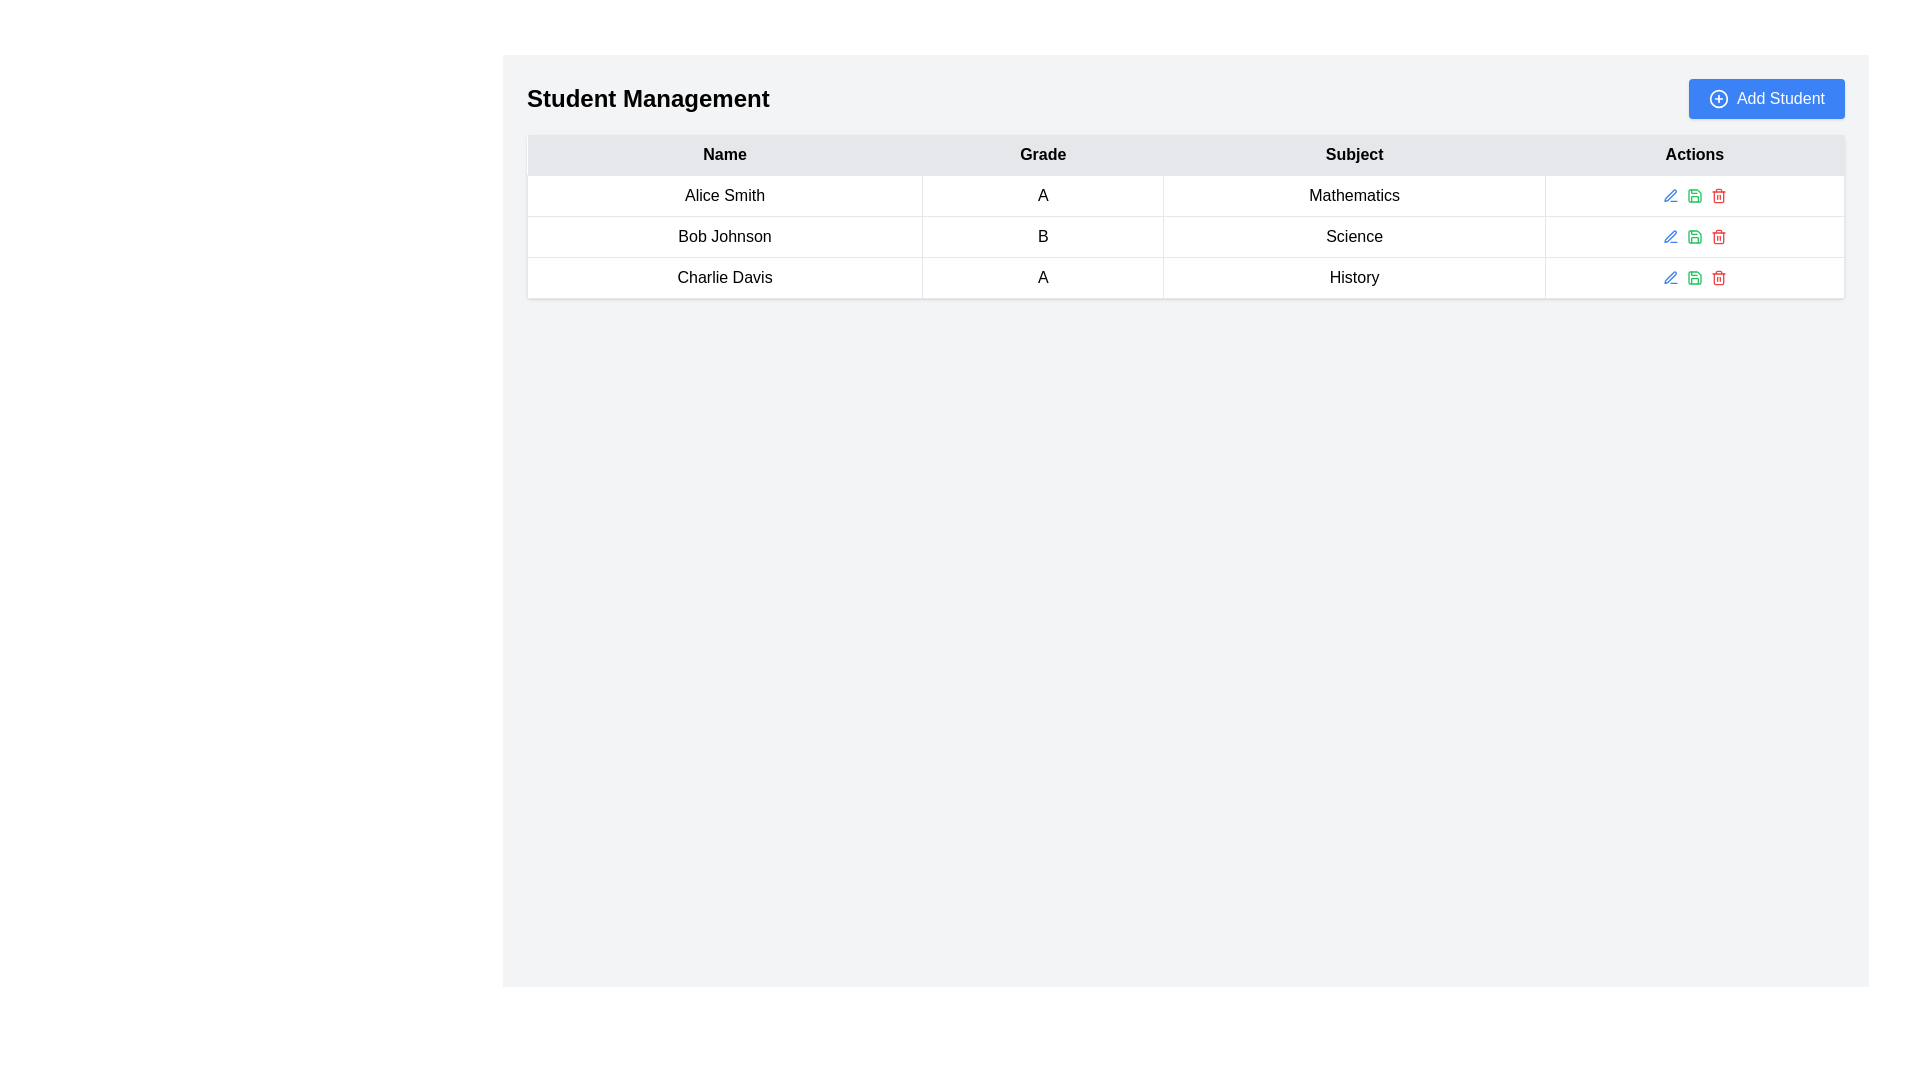 This screenshot has height=1080, width=1920. What do you see at coordinates (1042, 277) in the screenshot?
I see `the text element 'A' in the 'Grade' column for student 'Charlie Davis' in the student management table` at bounding box center [1042, 277].